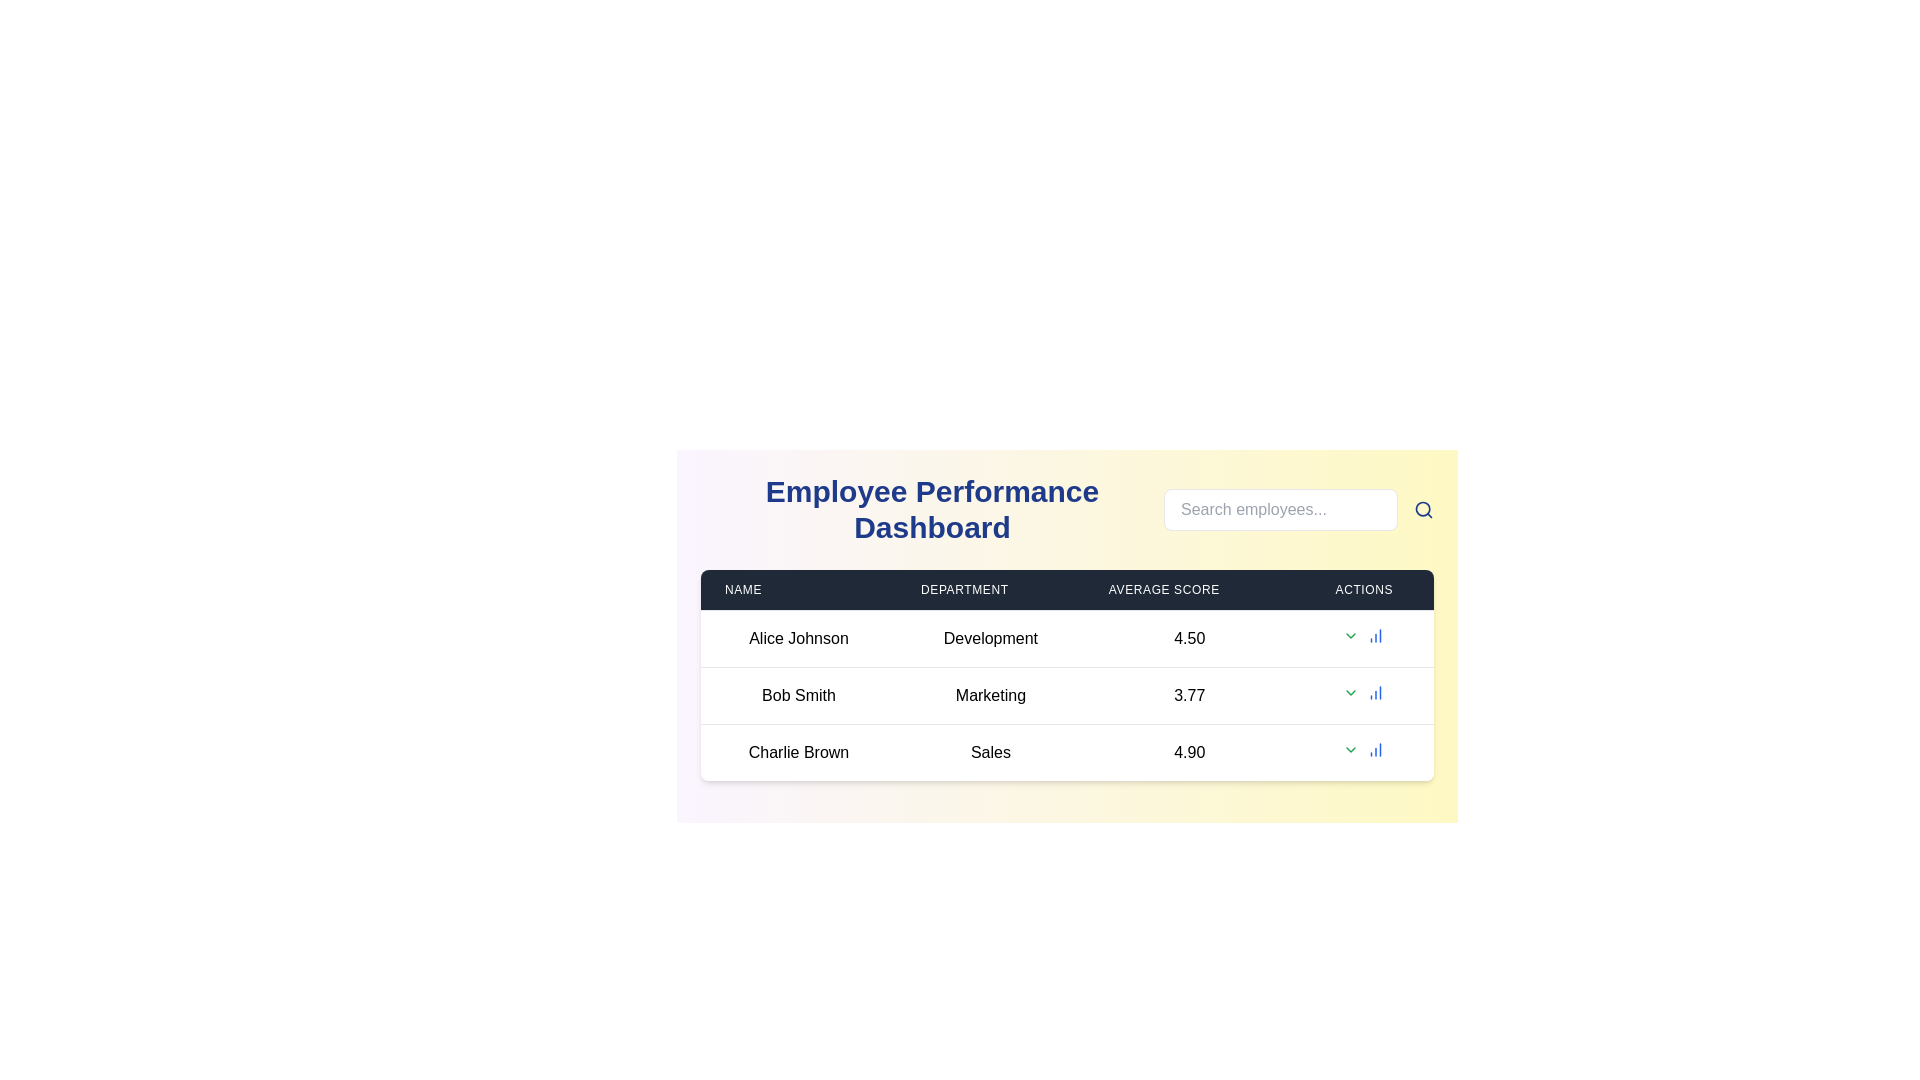 The height and width of the screenshot is (1080, 1920). Describe the element at coordinates (990, 752) in the screenshot. I see `the Table Cell indicating the department associated with employee 'Charlie Brown' in the 'Employee Performance Dashboard'` at that location.